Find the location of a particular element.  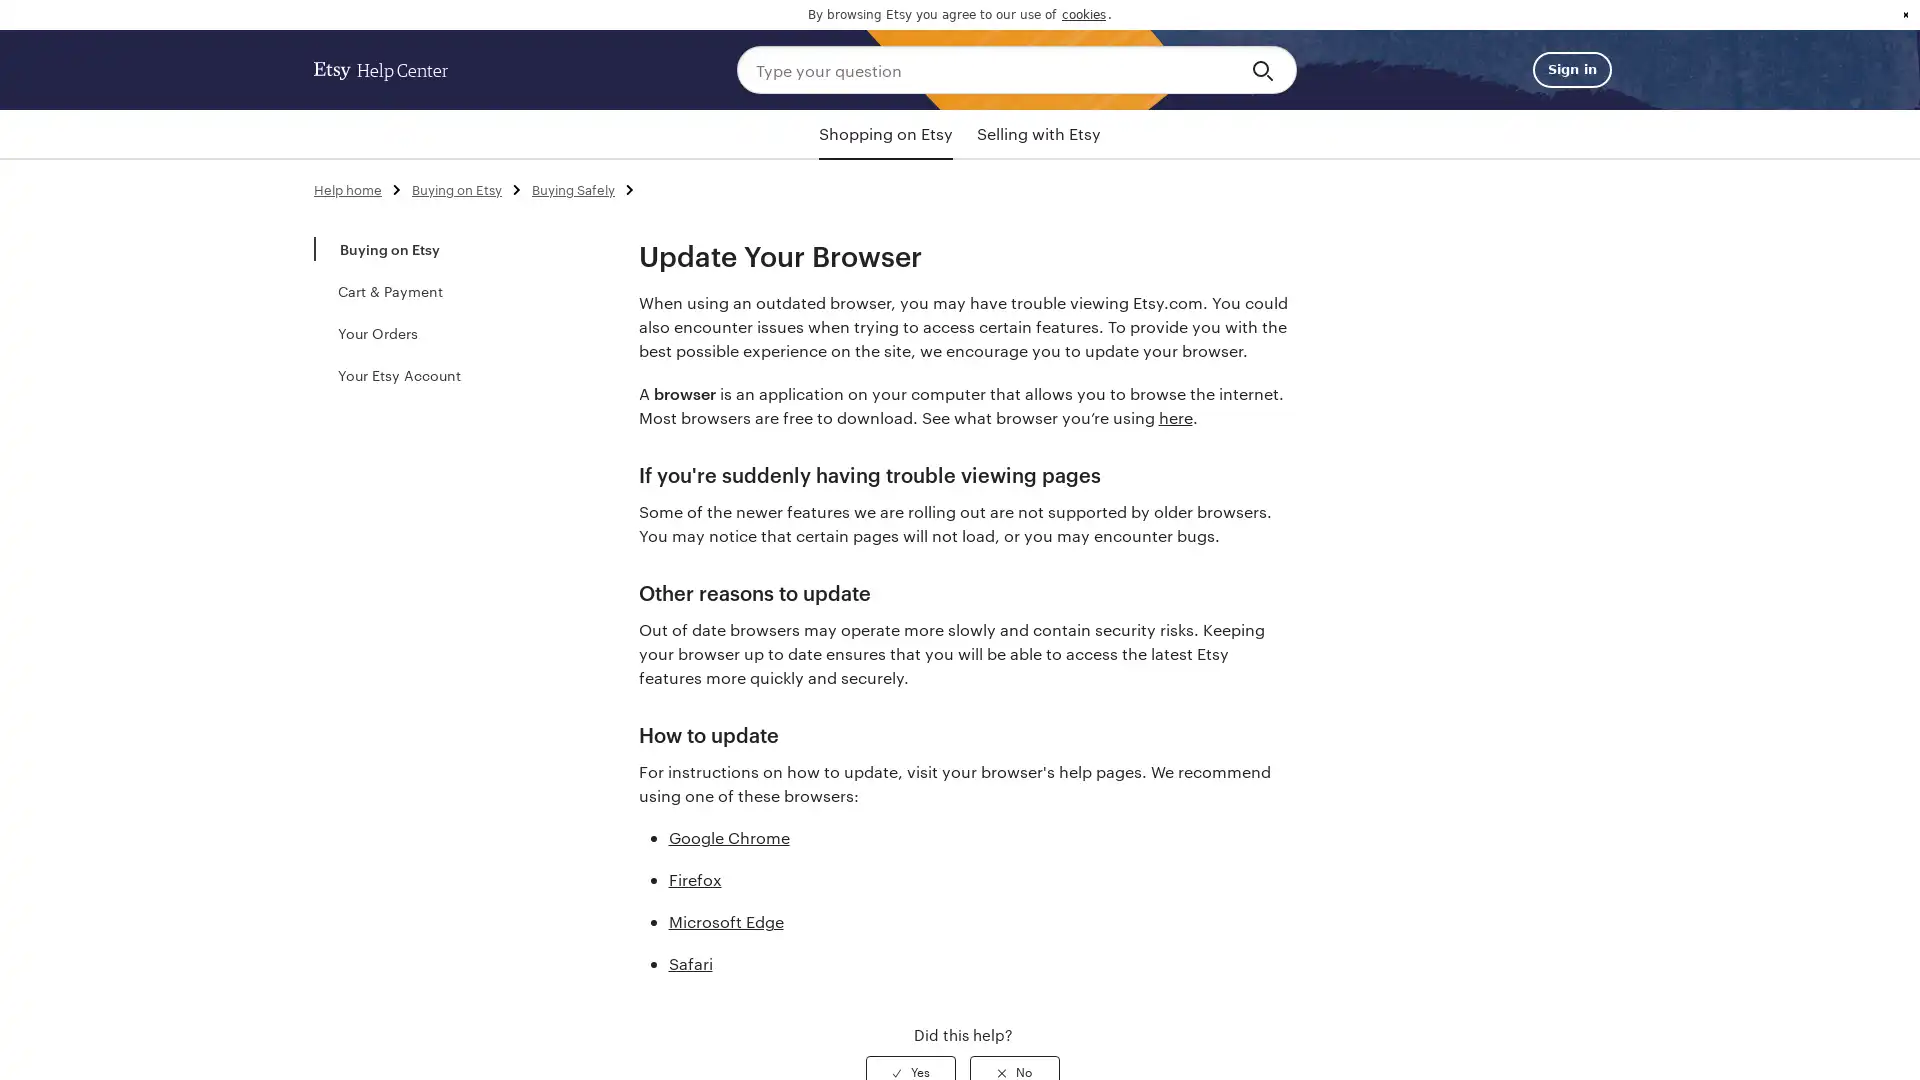

dismiss cookie message is located at coordinates (1904, 14).